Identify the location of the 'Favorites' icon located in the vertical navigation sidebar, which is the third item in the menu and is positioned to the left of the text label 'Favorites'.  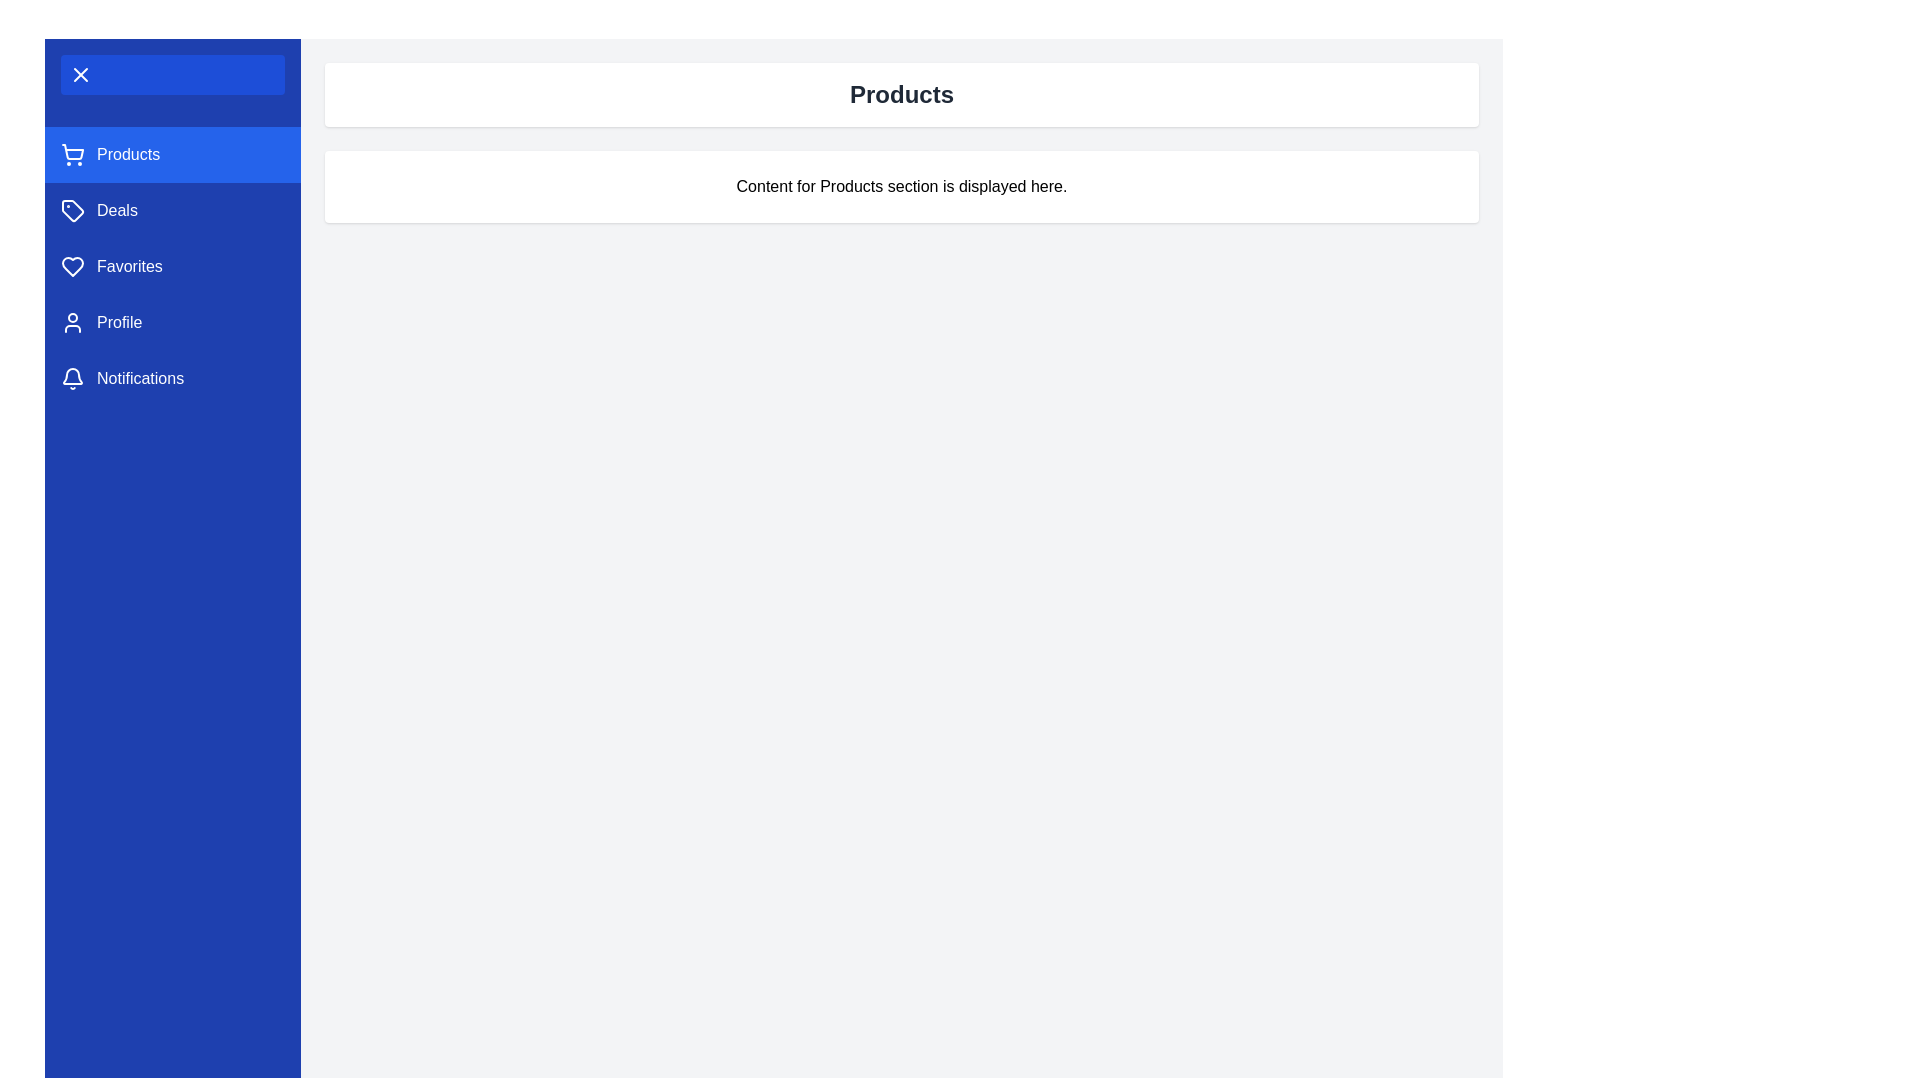
(72, 265).